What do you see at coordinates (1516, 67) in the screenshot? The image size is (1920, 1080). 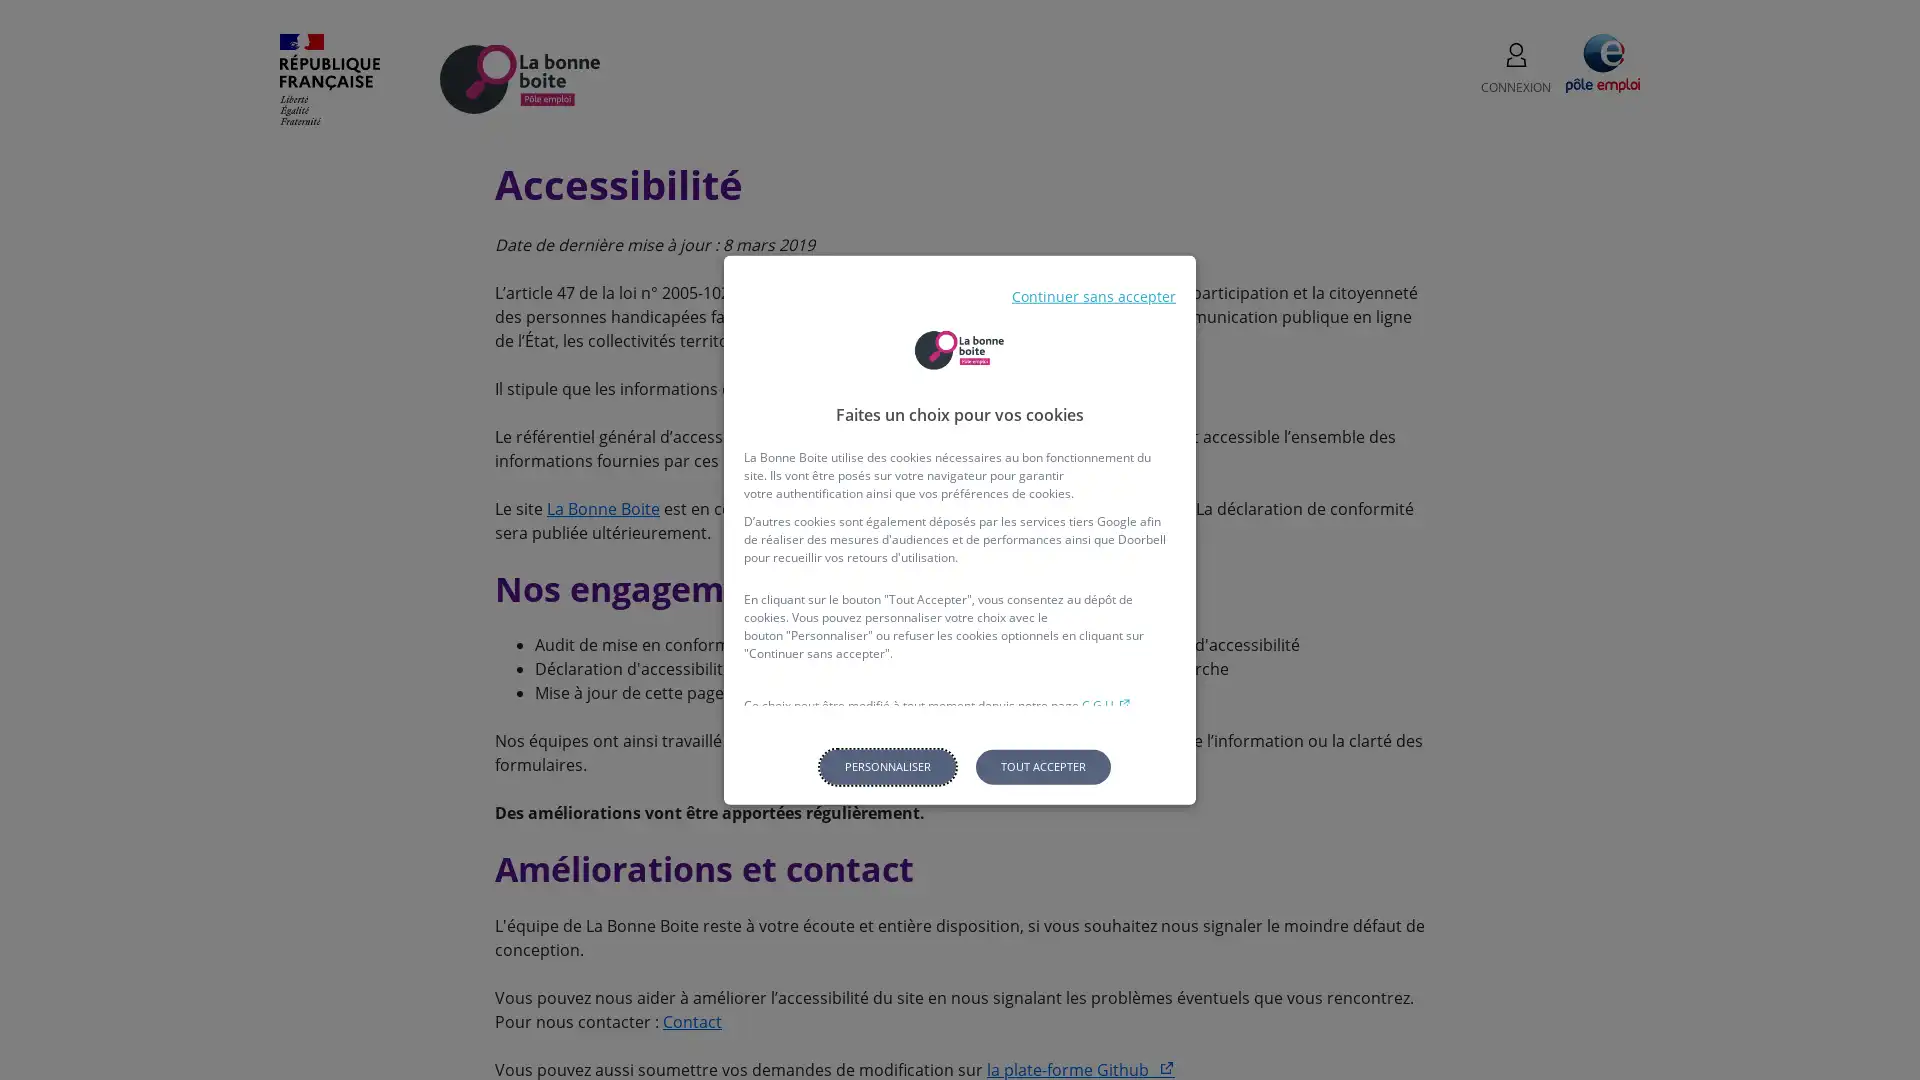 I see `CONNEXION` at bounding box center [1516, 67].